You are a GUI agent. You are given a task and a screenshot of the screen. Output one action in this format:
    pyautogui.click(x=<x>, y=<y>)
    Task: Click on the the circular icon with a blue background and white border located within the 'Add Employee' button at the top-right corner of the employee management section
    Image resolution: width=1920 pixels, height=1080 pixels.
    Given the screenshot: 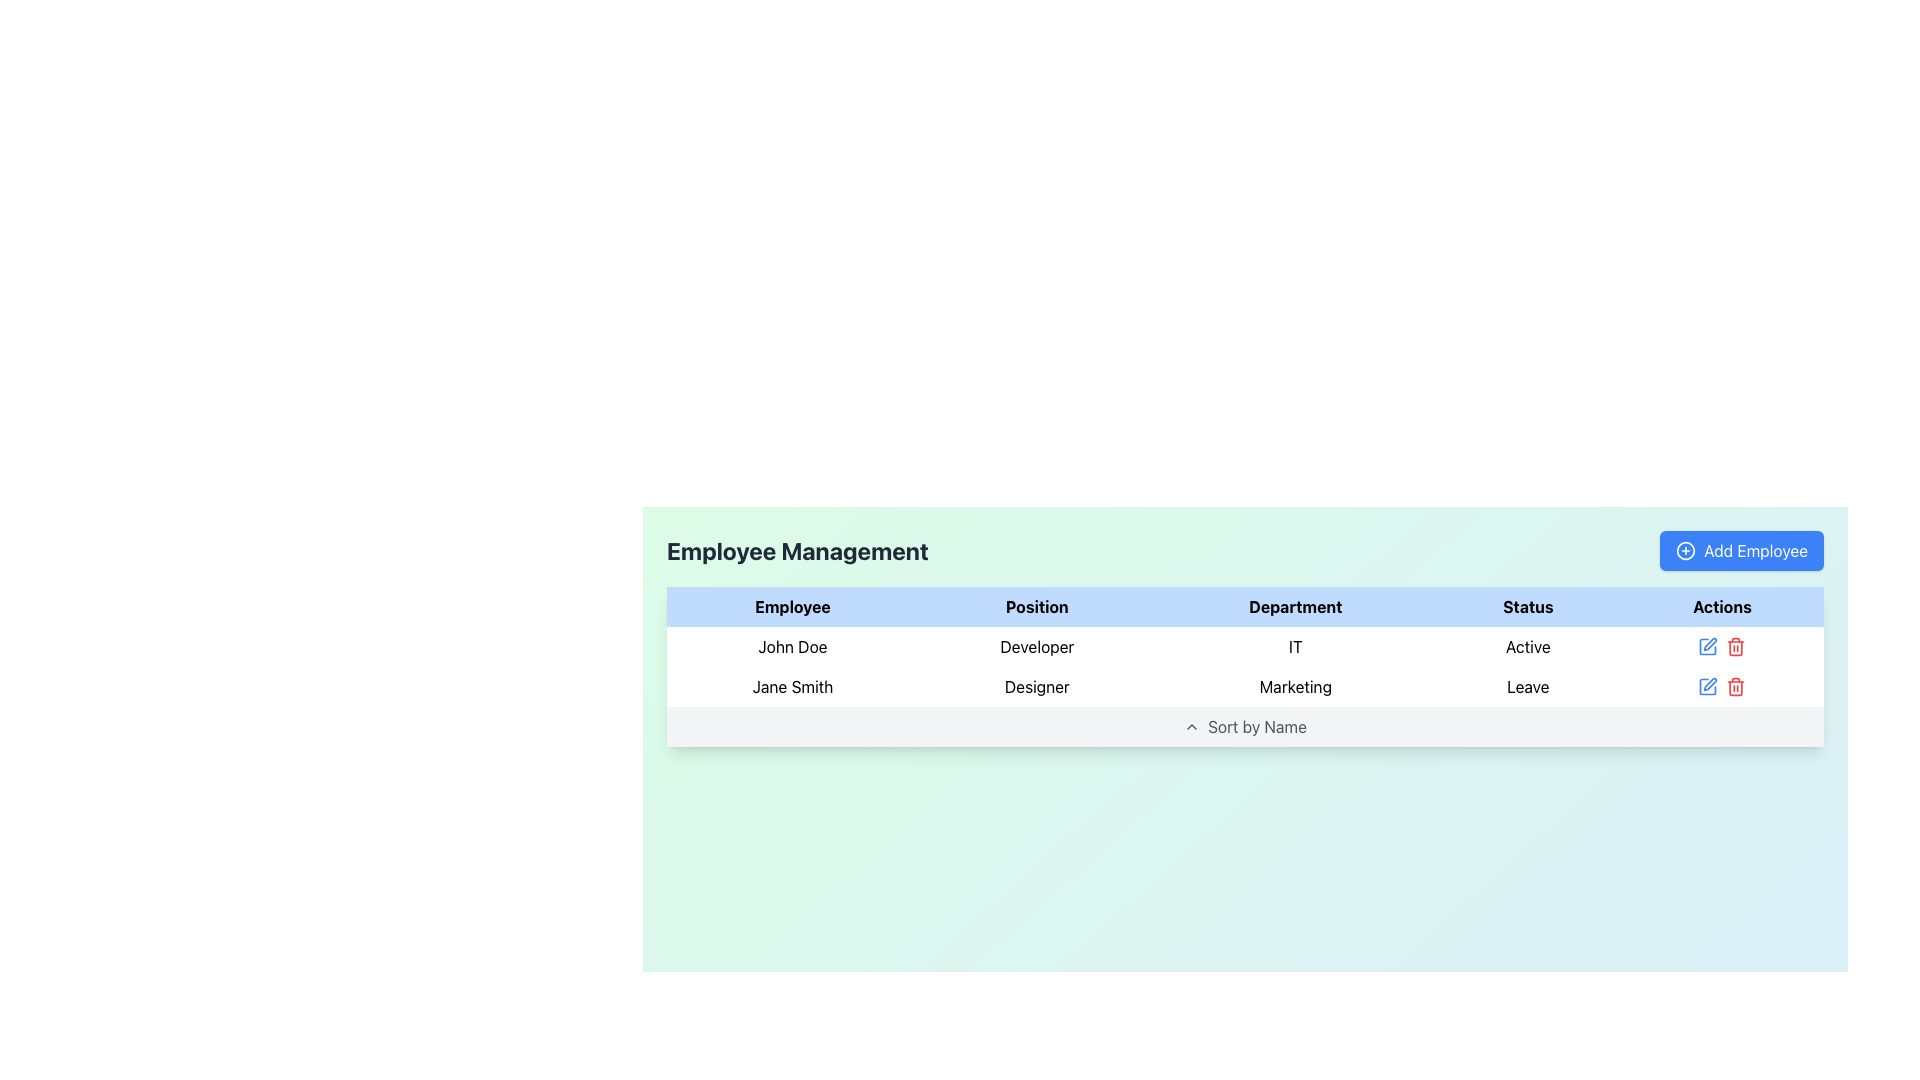 What is the action you would take?
    pyautogui.click(x=1685, y=551)
    